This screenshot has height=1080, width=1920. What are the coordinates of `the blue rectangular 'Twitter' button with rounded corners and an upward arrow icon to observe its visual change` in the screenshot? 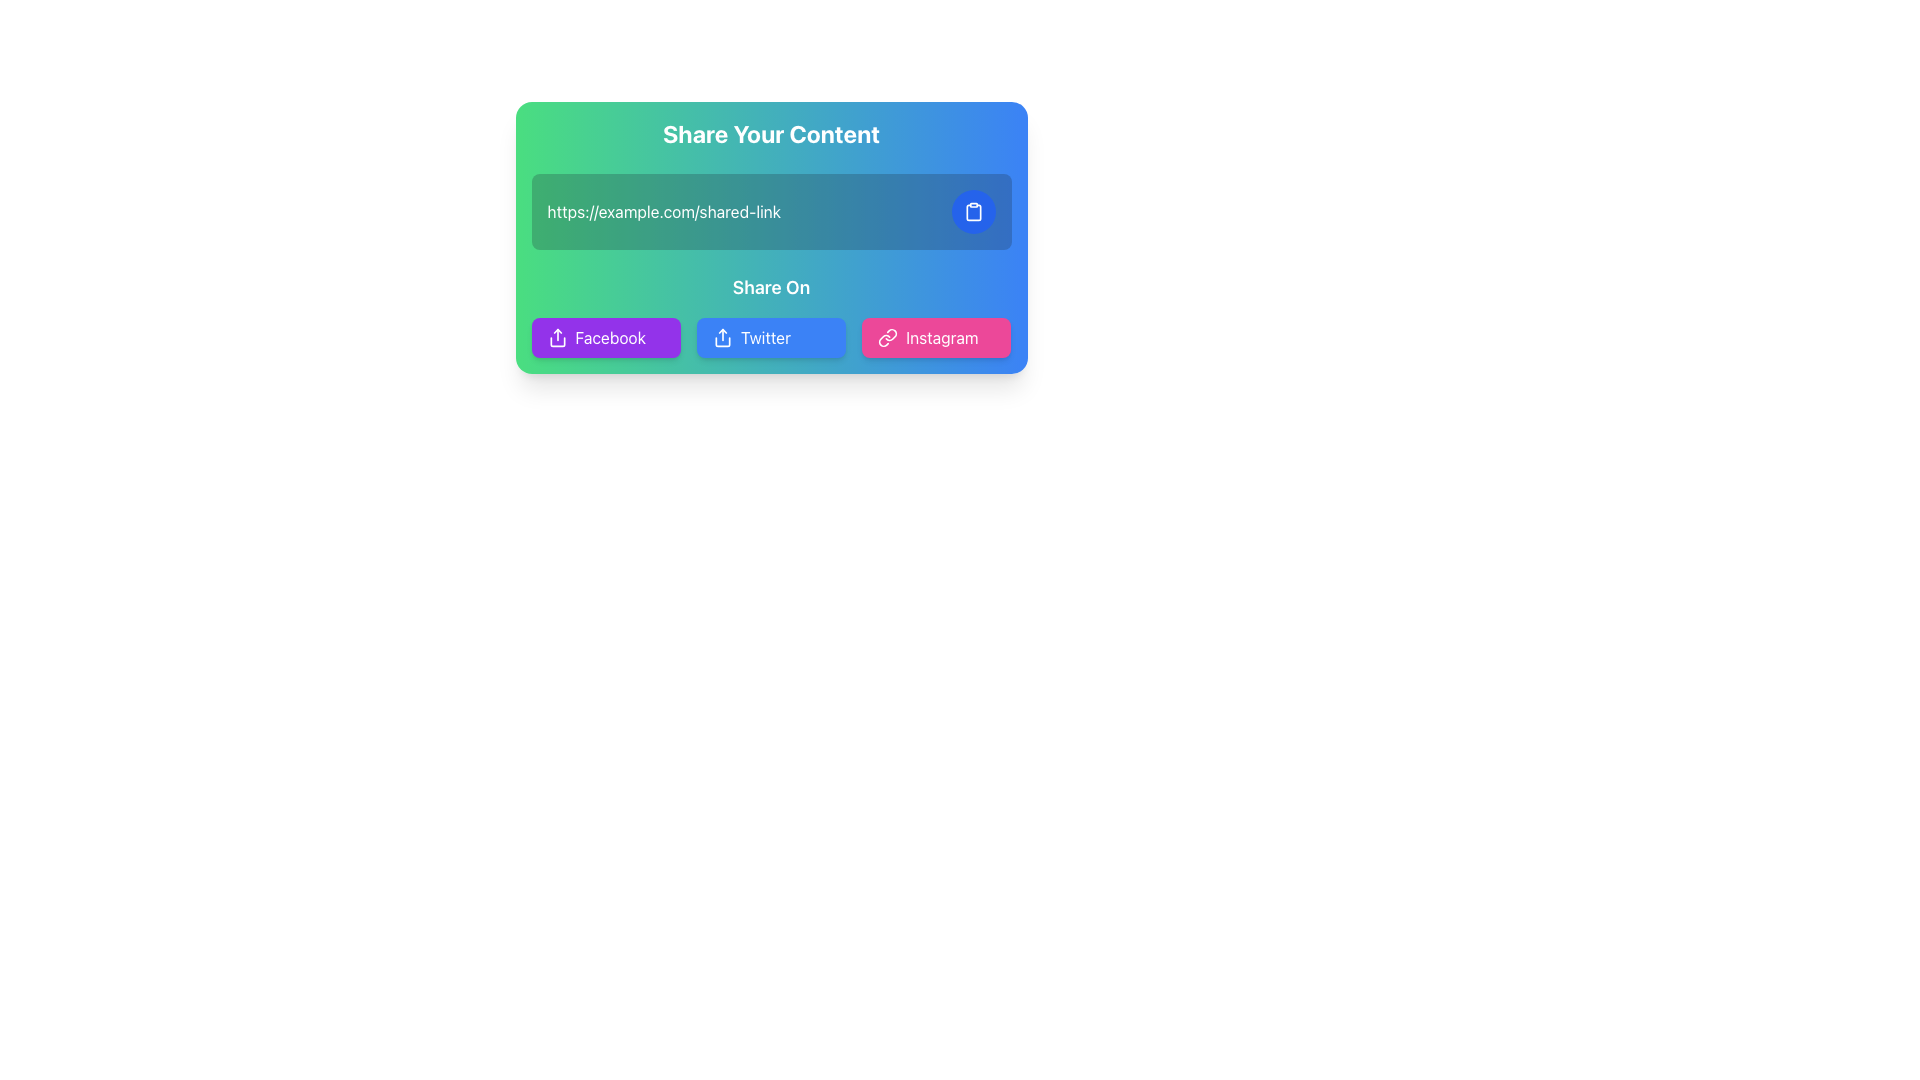 It's located at (770, 337).